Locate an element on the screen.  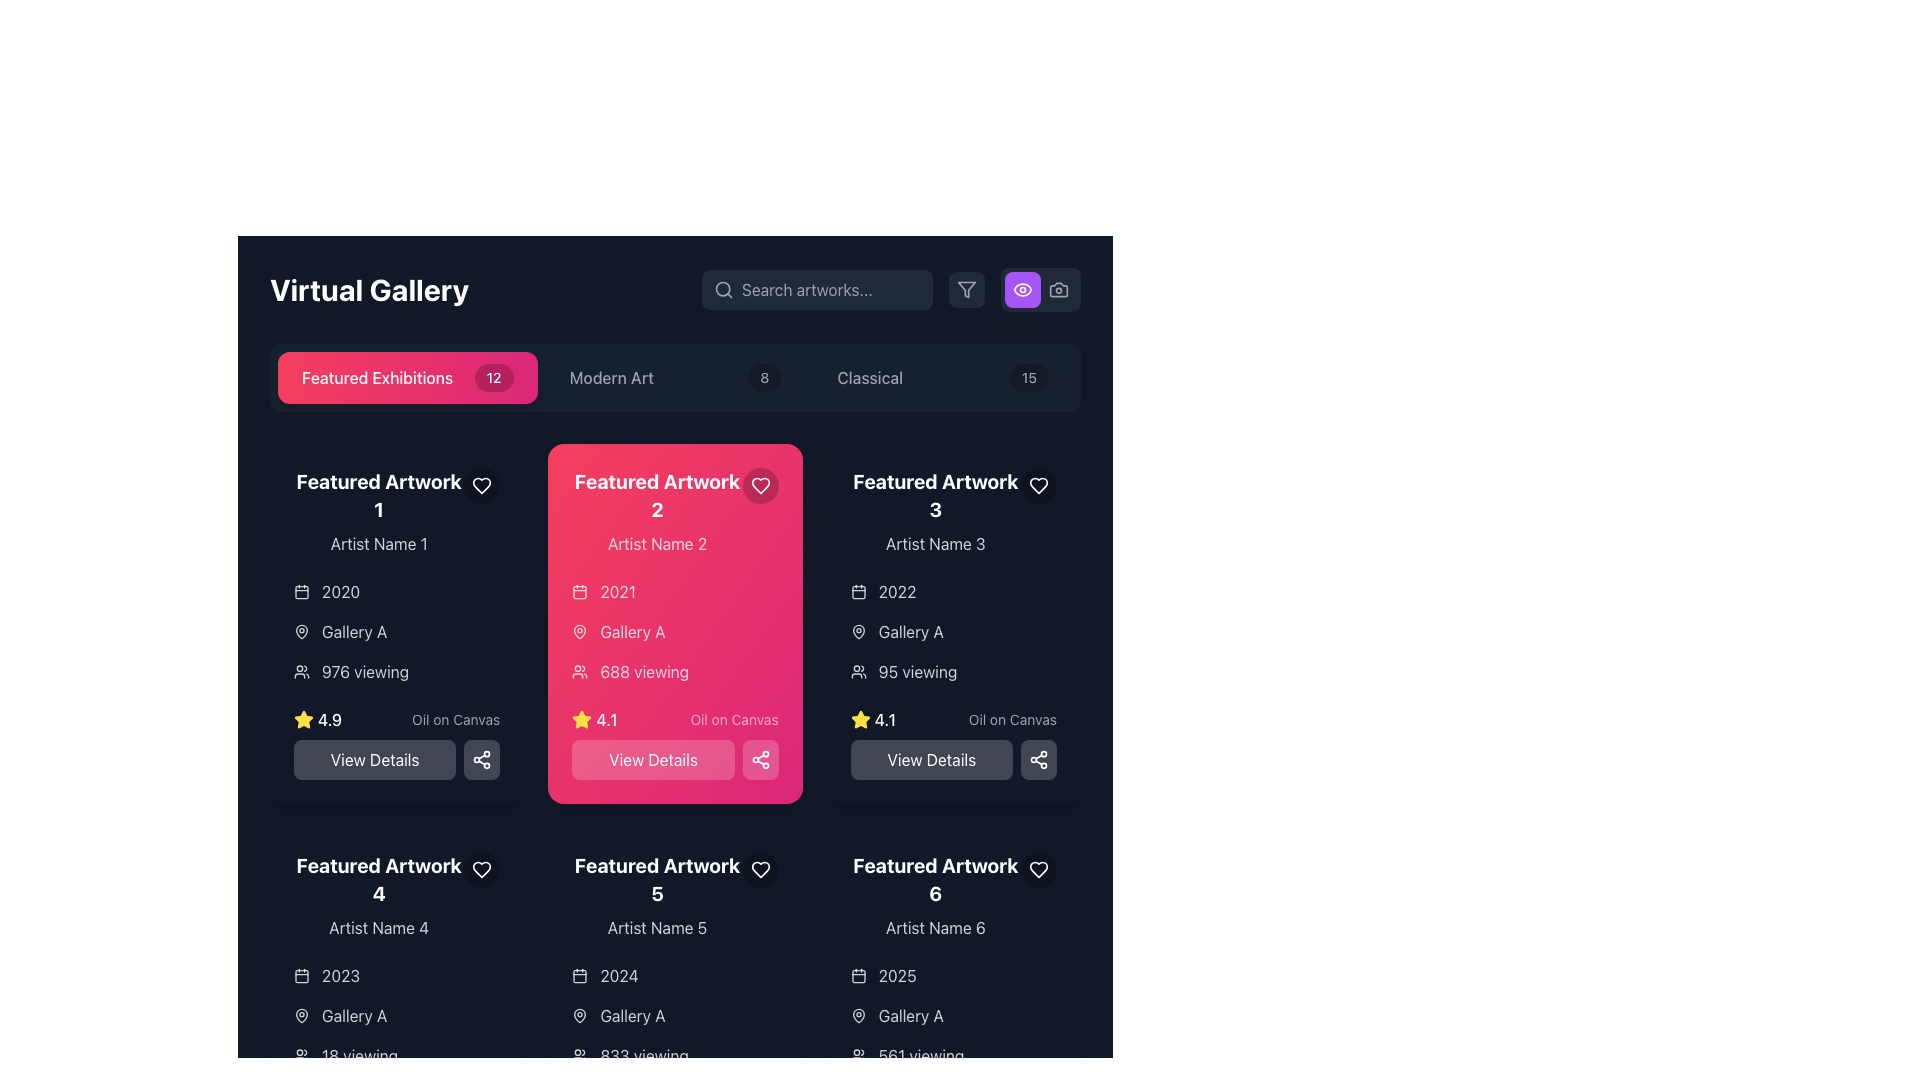
the button located in the top-right section of the interface, adjacent to a camera icon button is located at coordinates (1040, 289).